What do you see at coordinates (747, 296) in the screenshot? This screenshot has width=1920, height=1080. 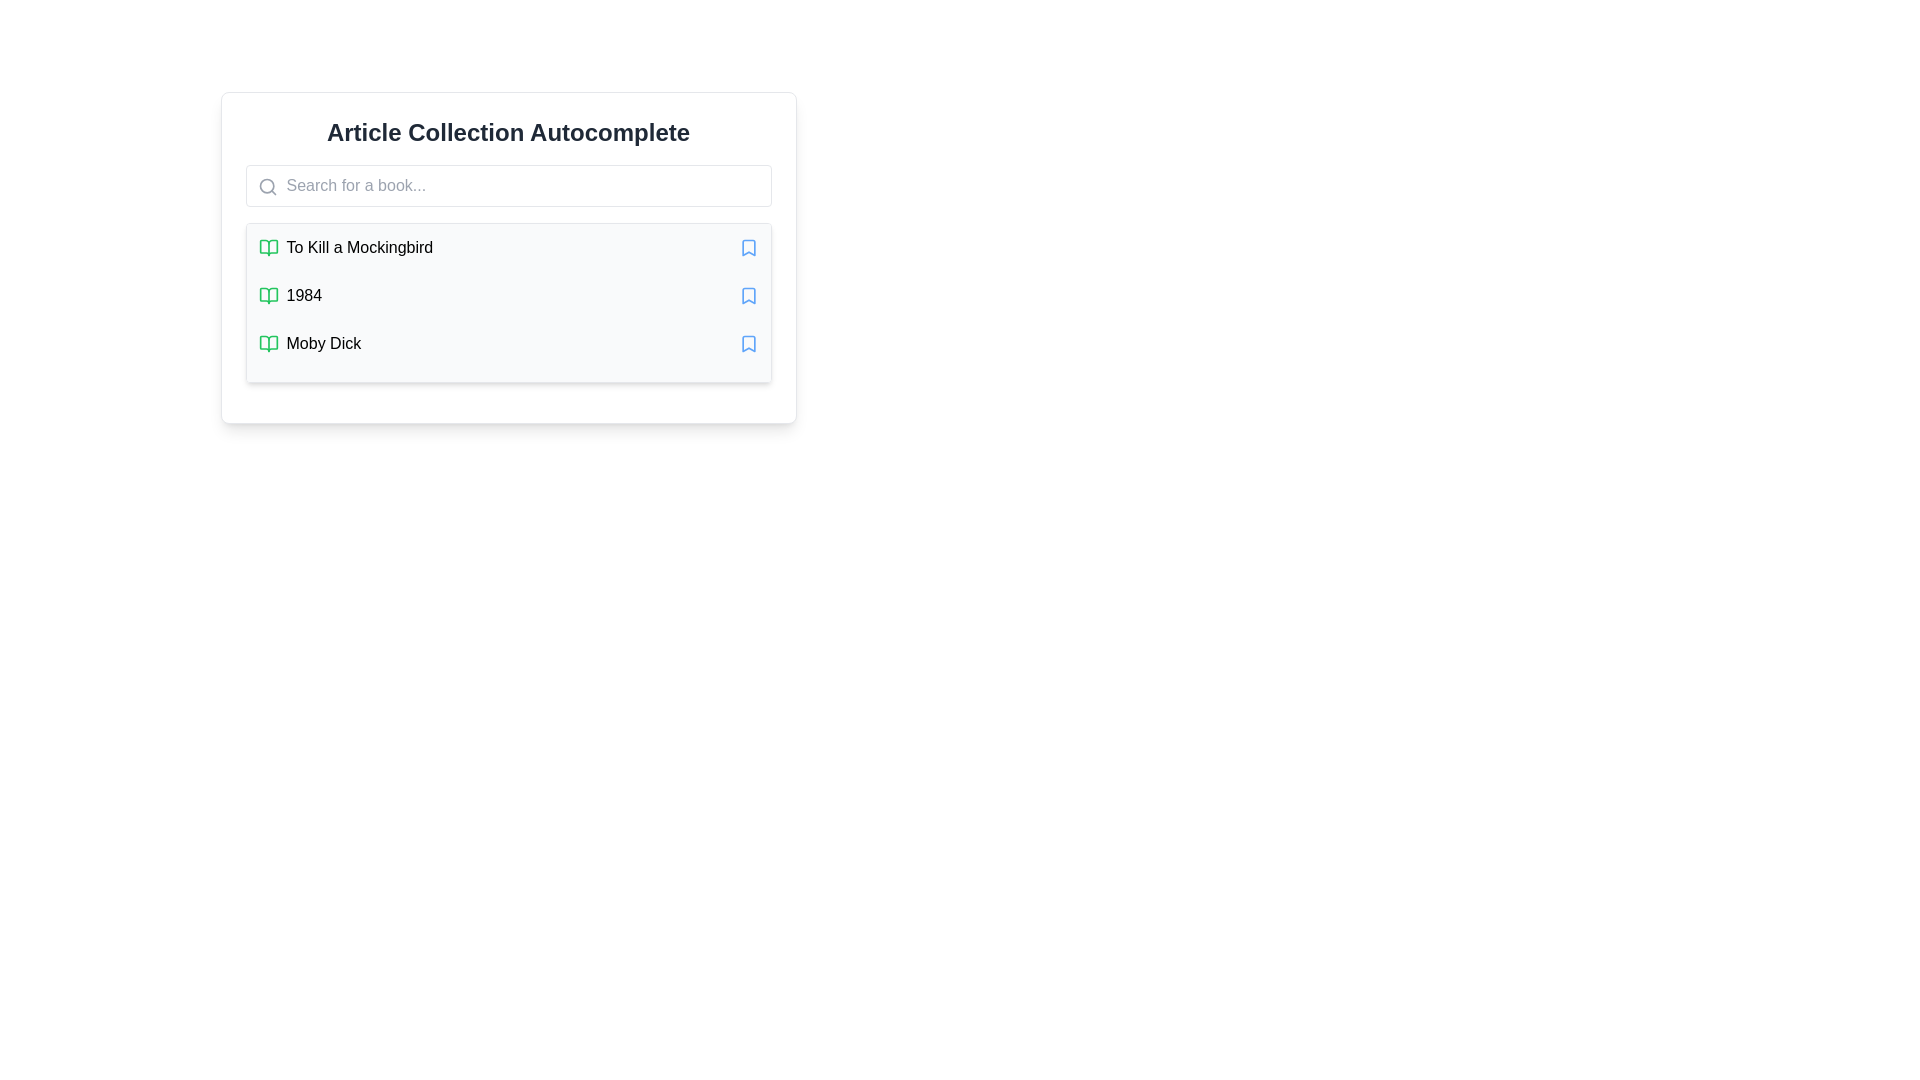 I see `the bookmark icon with a thin blue outline located at the right side of the '1984' list item` at bounding box center [747, 296].